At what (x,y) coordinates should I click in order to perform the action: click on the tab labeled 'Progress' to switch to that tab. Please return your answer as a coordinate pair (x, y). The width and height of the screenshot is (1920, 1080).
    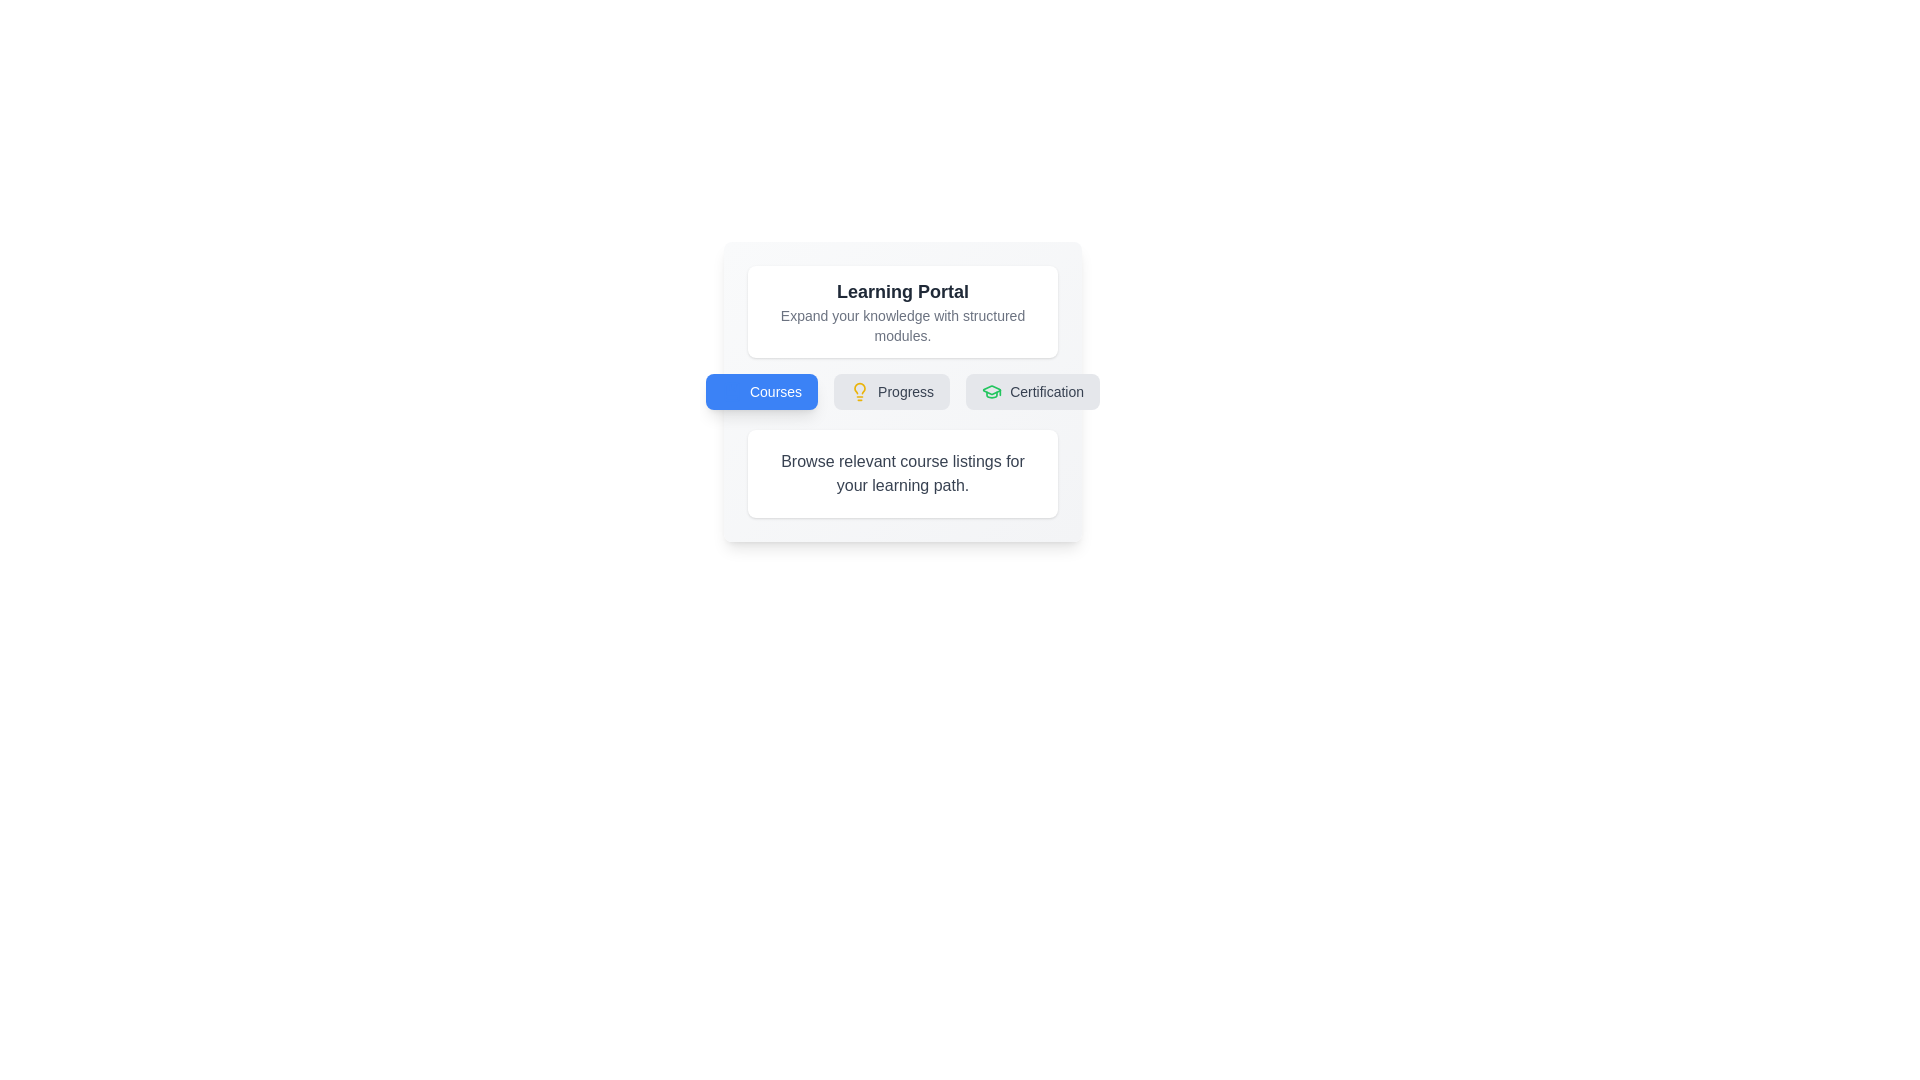
    Looking at the image, I should click on (891, 392).